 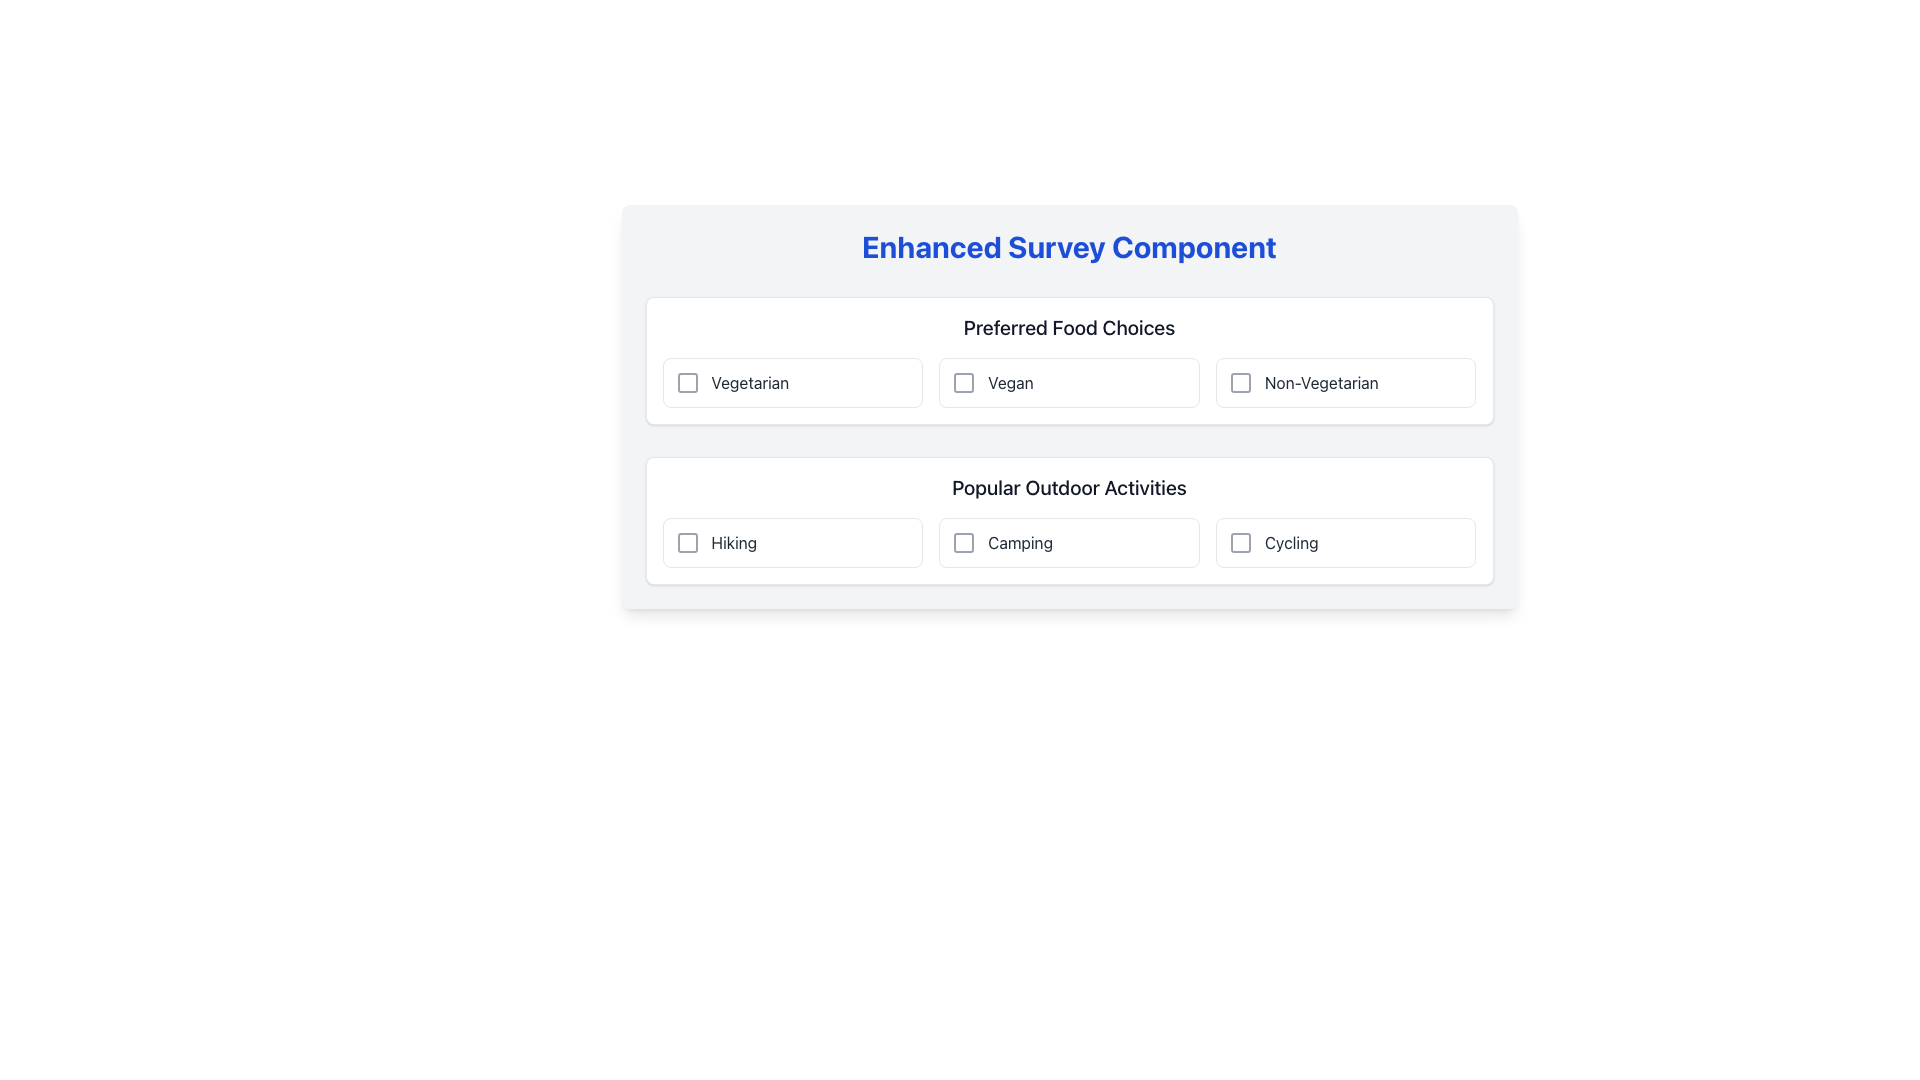 What do you see at coordinates (687, 382) in the screenshot?
I see `the first checkbox in the 'Preferred Food Choices' section, located to the left of the 'Vegetarian' label` at bounding box center [687, 382].